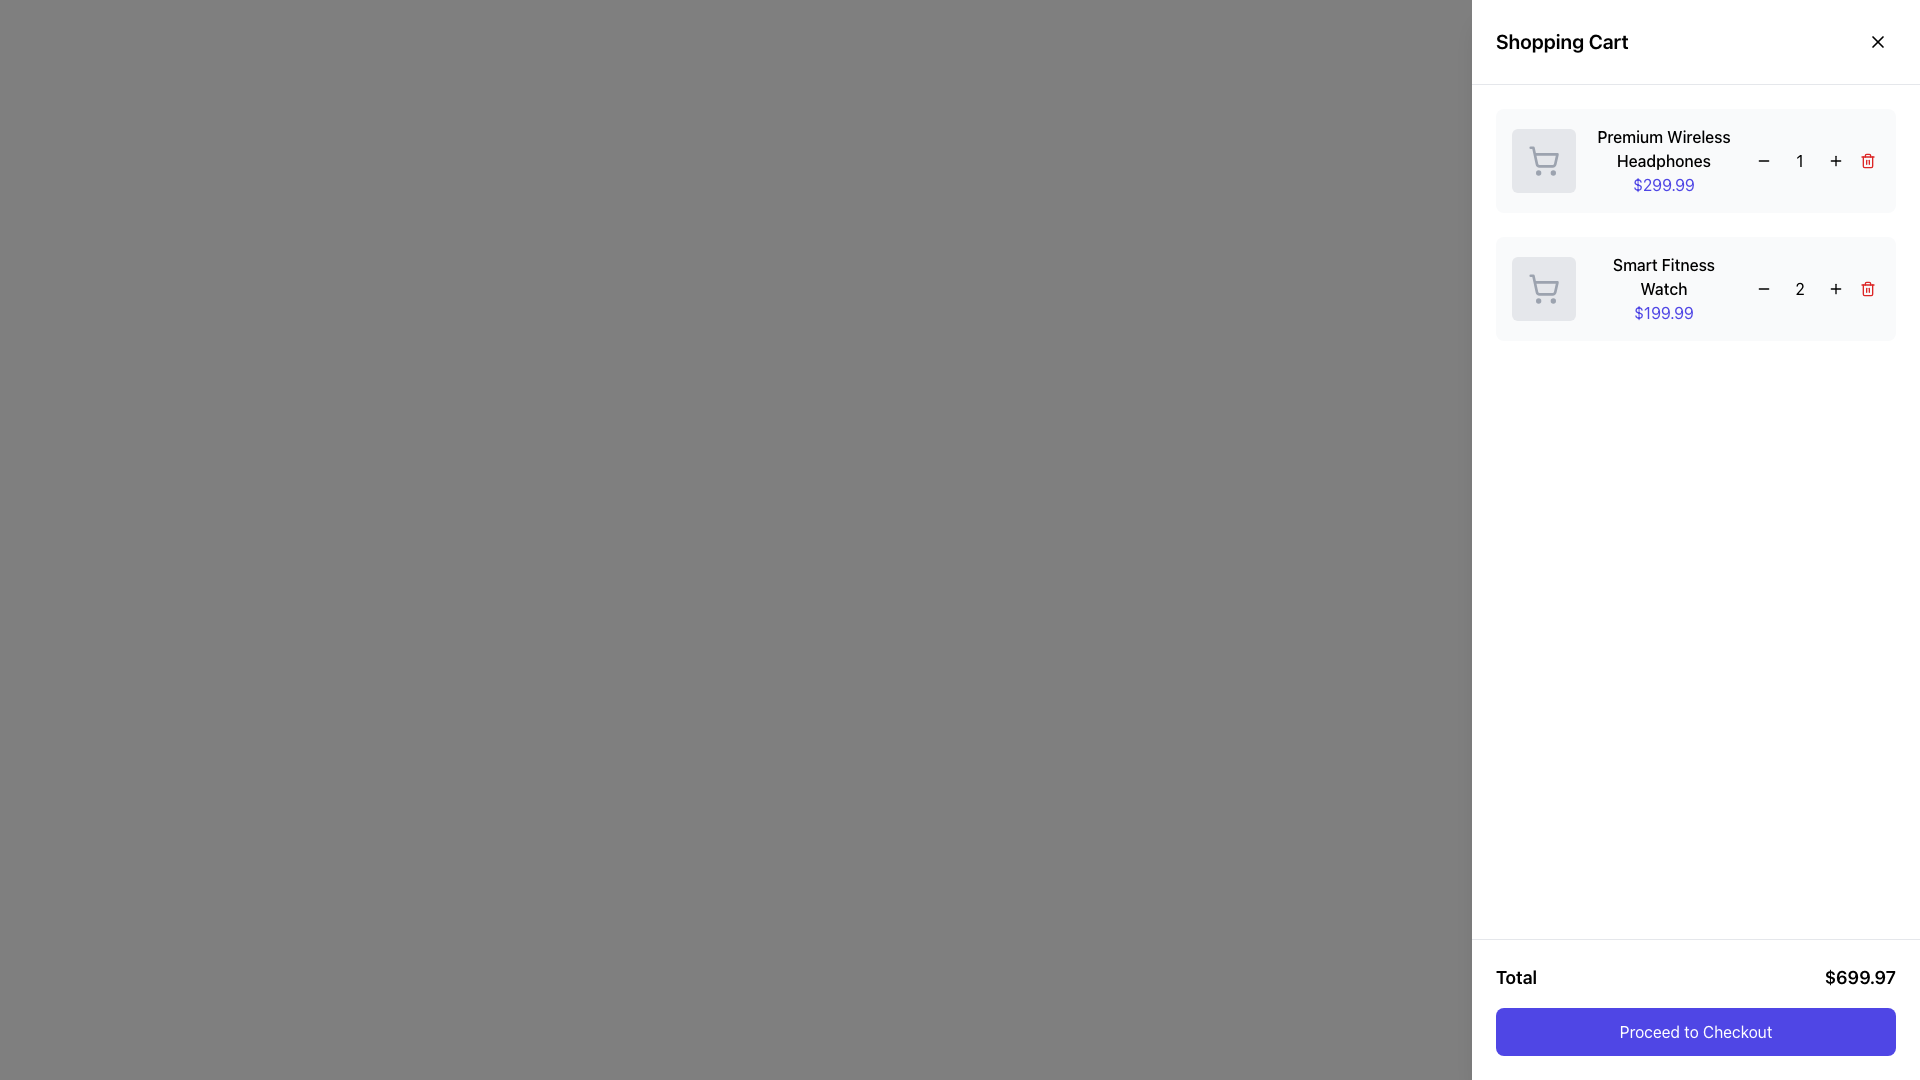 The image size is (1920, 1080). Describe the element at coordinates (1882, 35) in the screenshot. I see `the close button located in the top-right corner of the shopping cart overlay, adjacent to the title 'Shopping Cart'` at that location.